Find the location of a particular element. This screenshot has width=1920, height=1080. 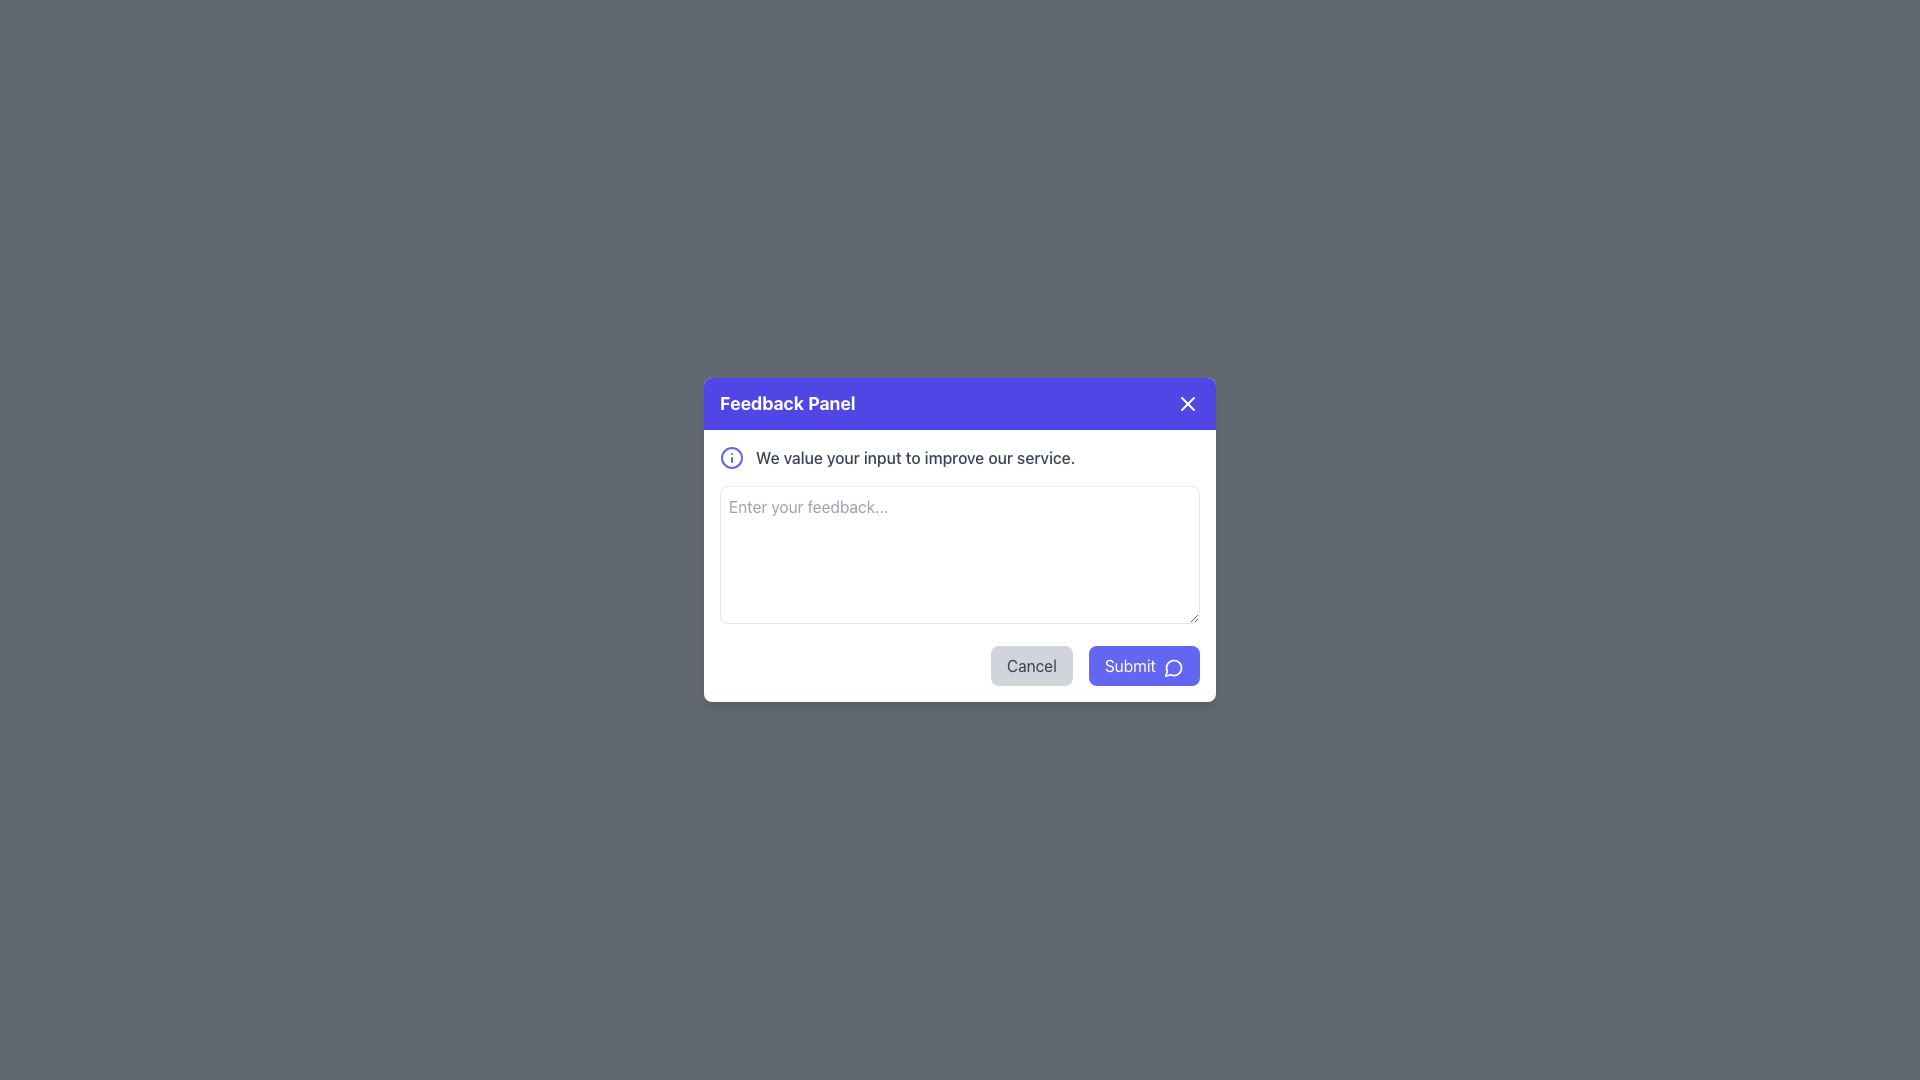

the second button in the bottom-right corner of the popup panel is located at coordinates (1144, 666).